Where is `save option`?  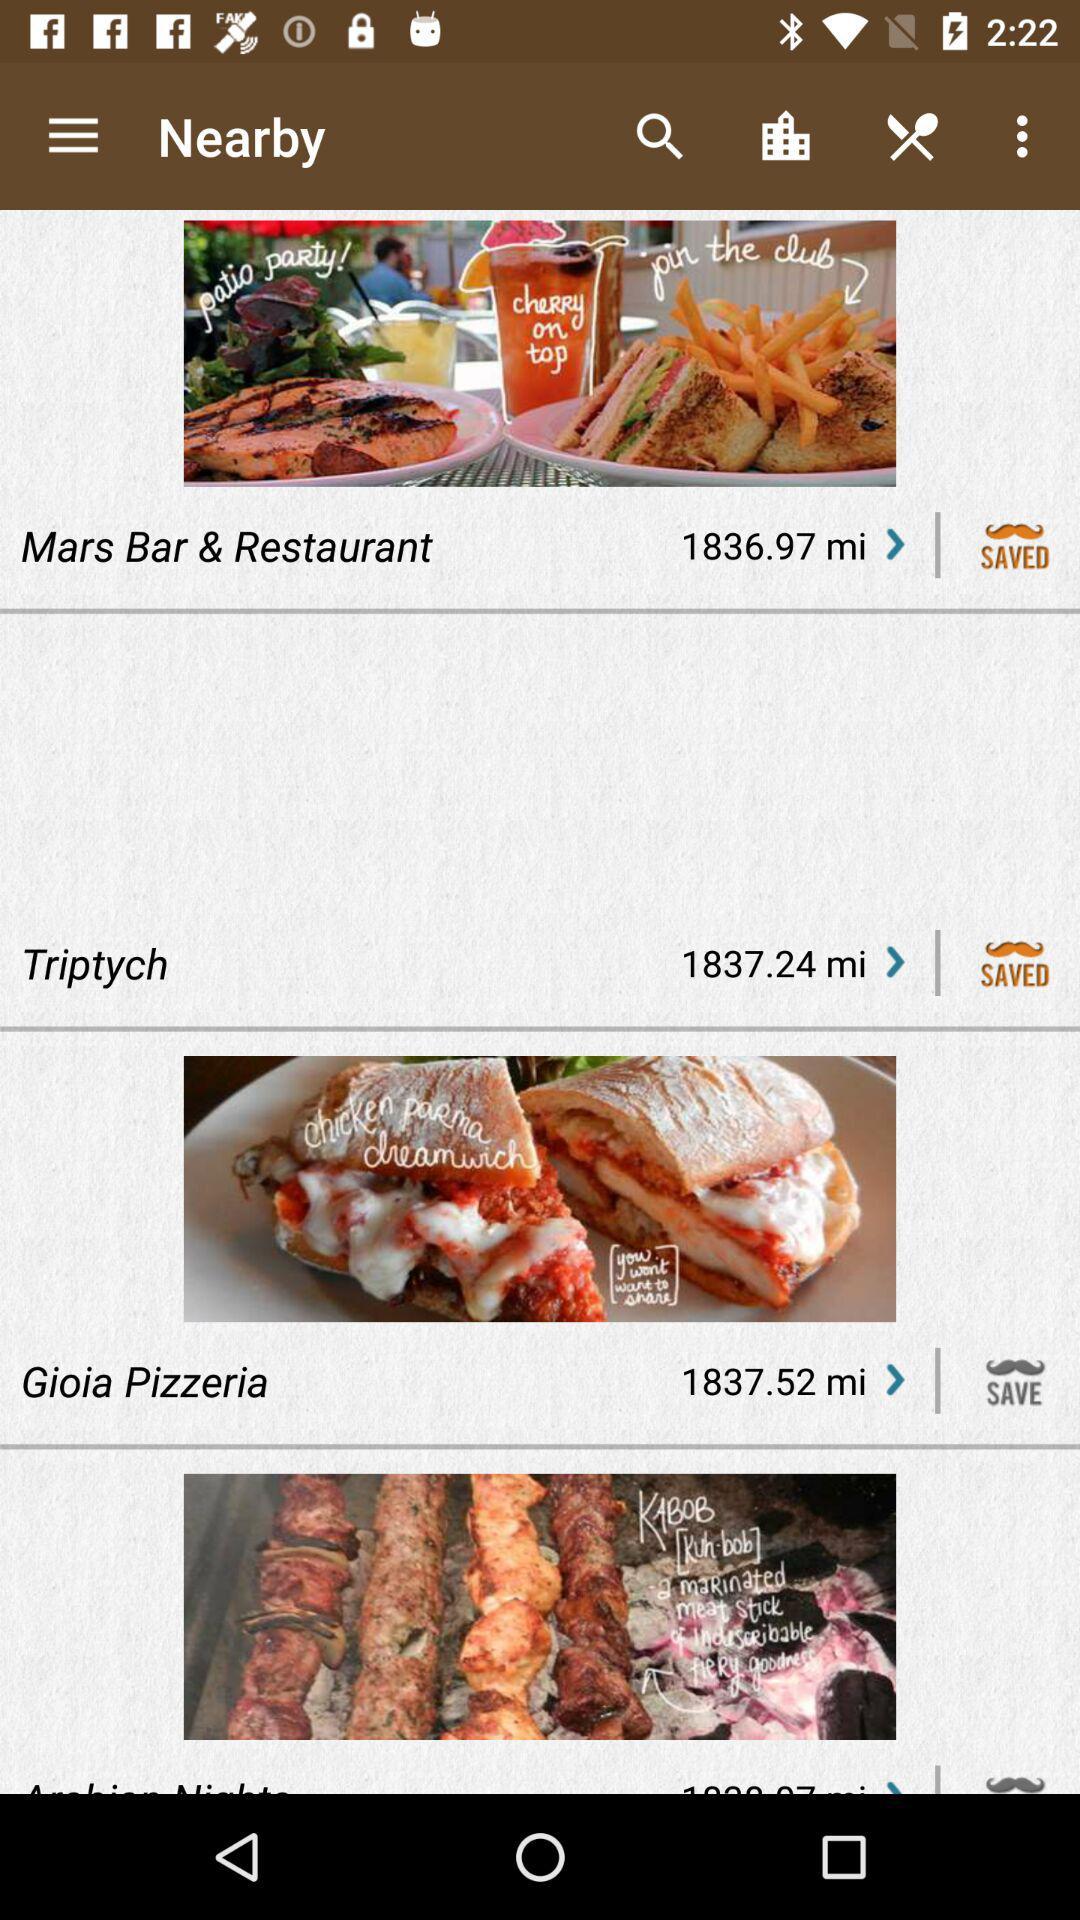 save option is located at coordinates (1015, 545).